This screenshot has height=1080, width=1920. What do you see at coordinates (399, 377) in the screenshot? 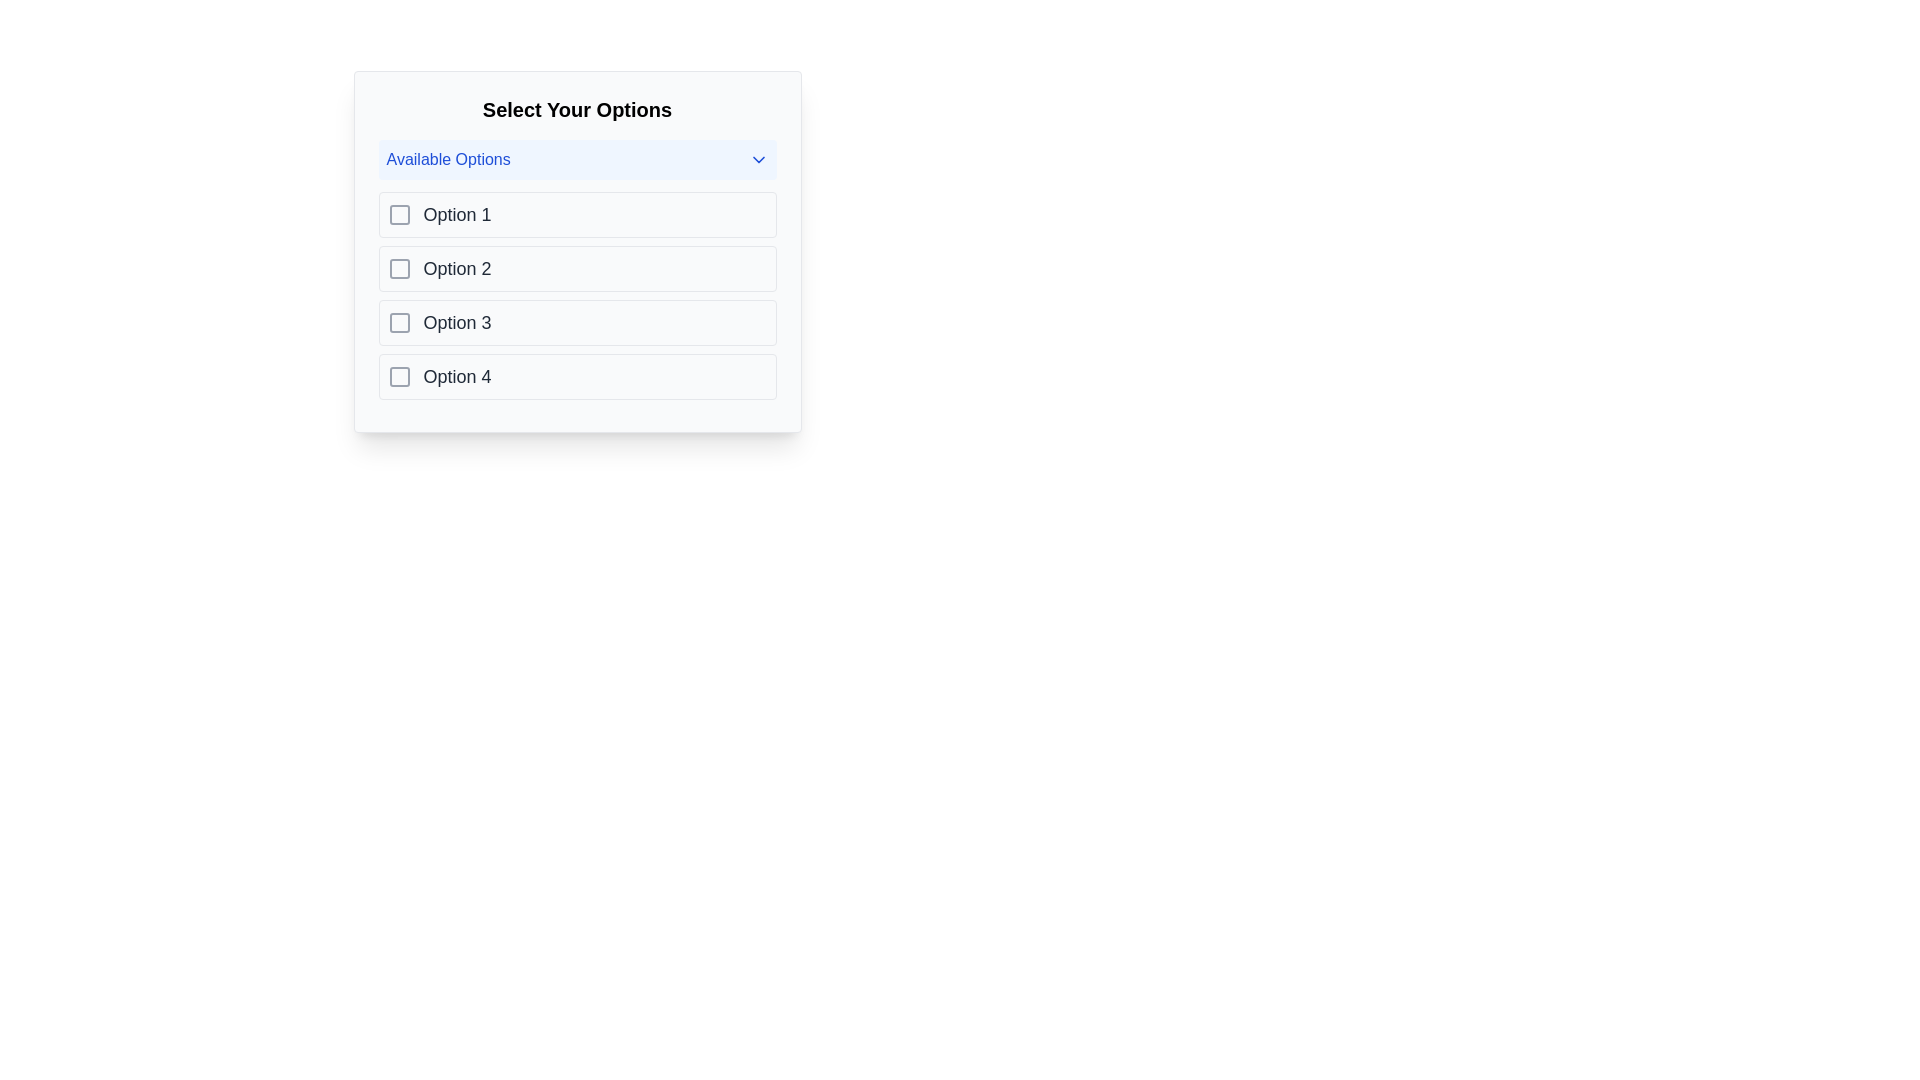
I see `the checkbox associated with the fourth option labeled 'Option 4'` at bounding box center [399, 377].